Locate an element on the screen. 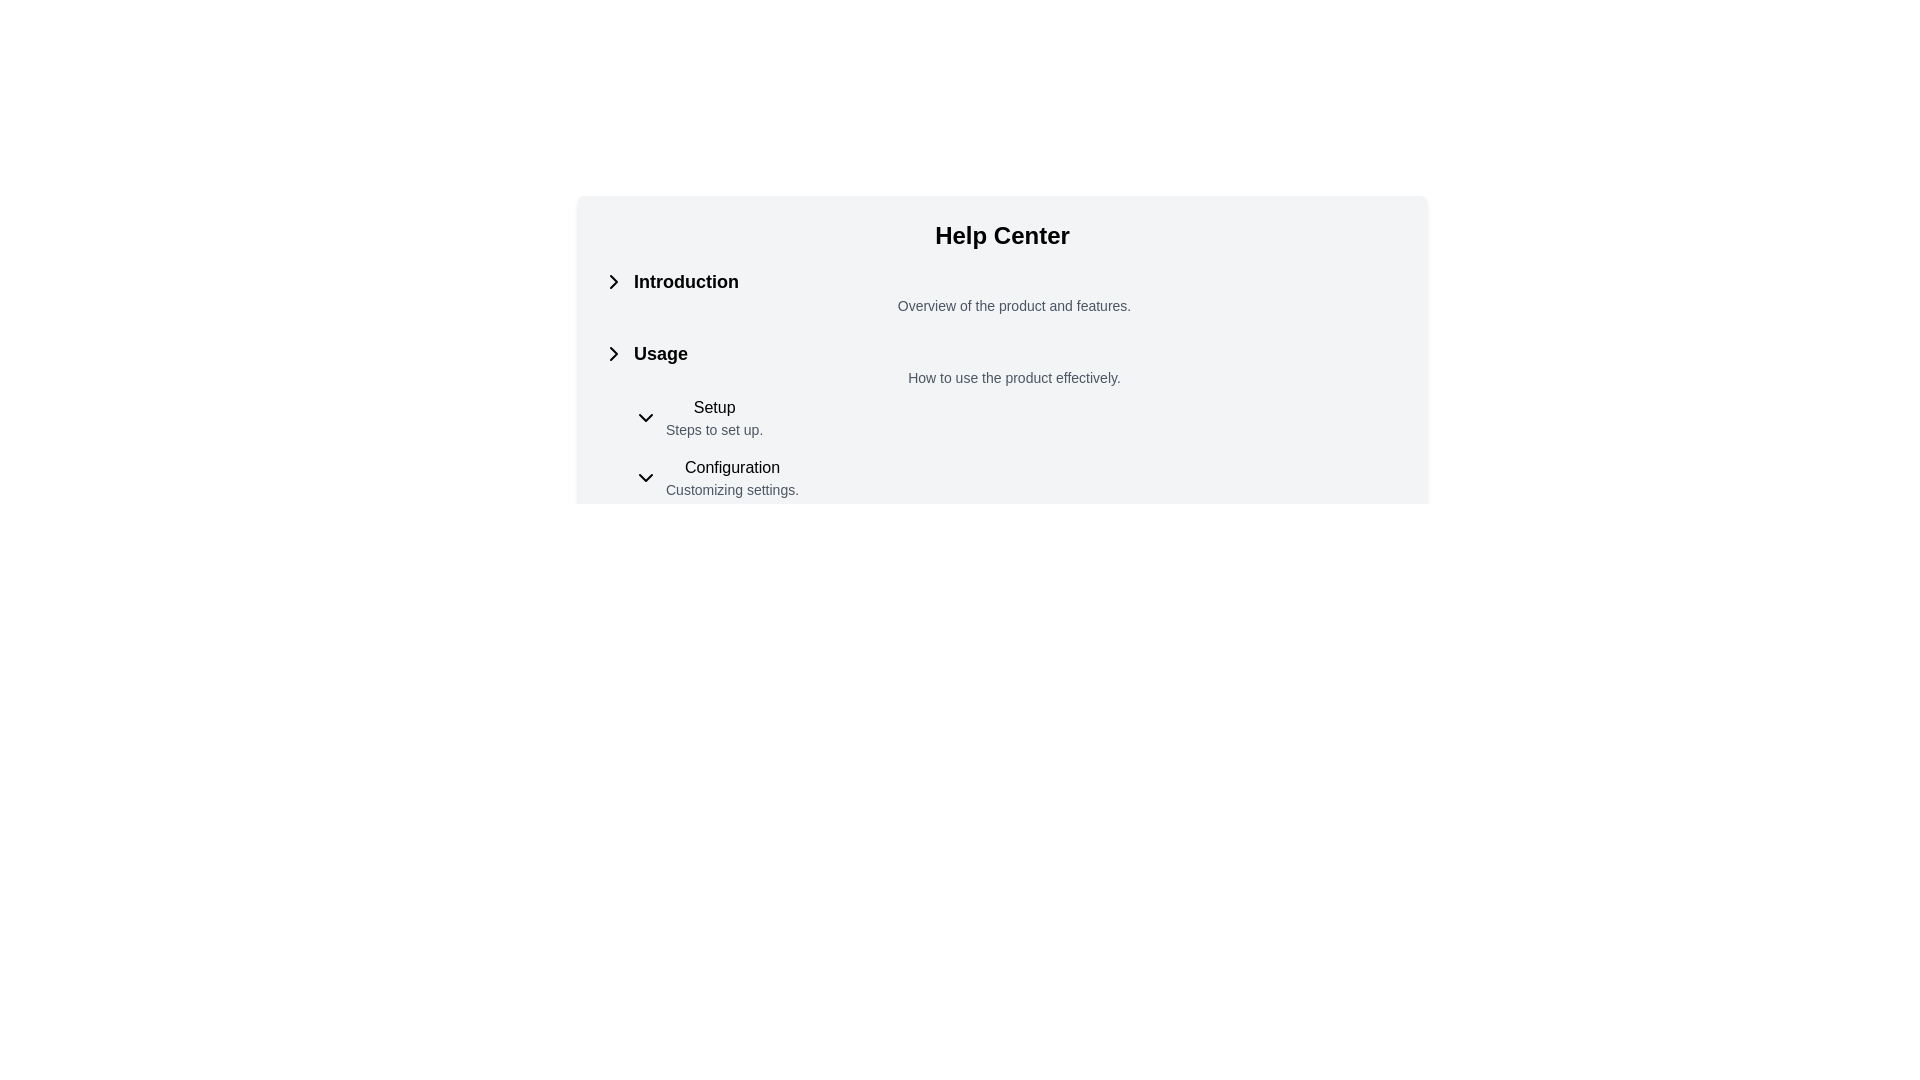 The height and width of the screenshot is (1080, 1920). the Text Label that provides a summary related to the 'Introduction' section, located directly below the bold heading labeled 'Introduction' is located at coordinates (1014, 305).